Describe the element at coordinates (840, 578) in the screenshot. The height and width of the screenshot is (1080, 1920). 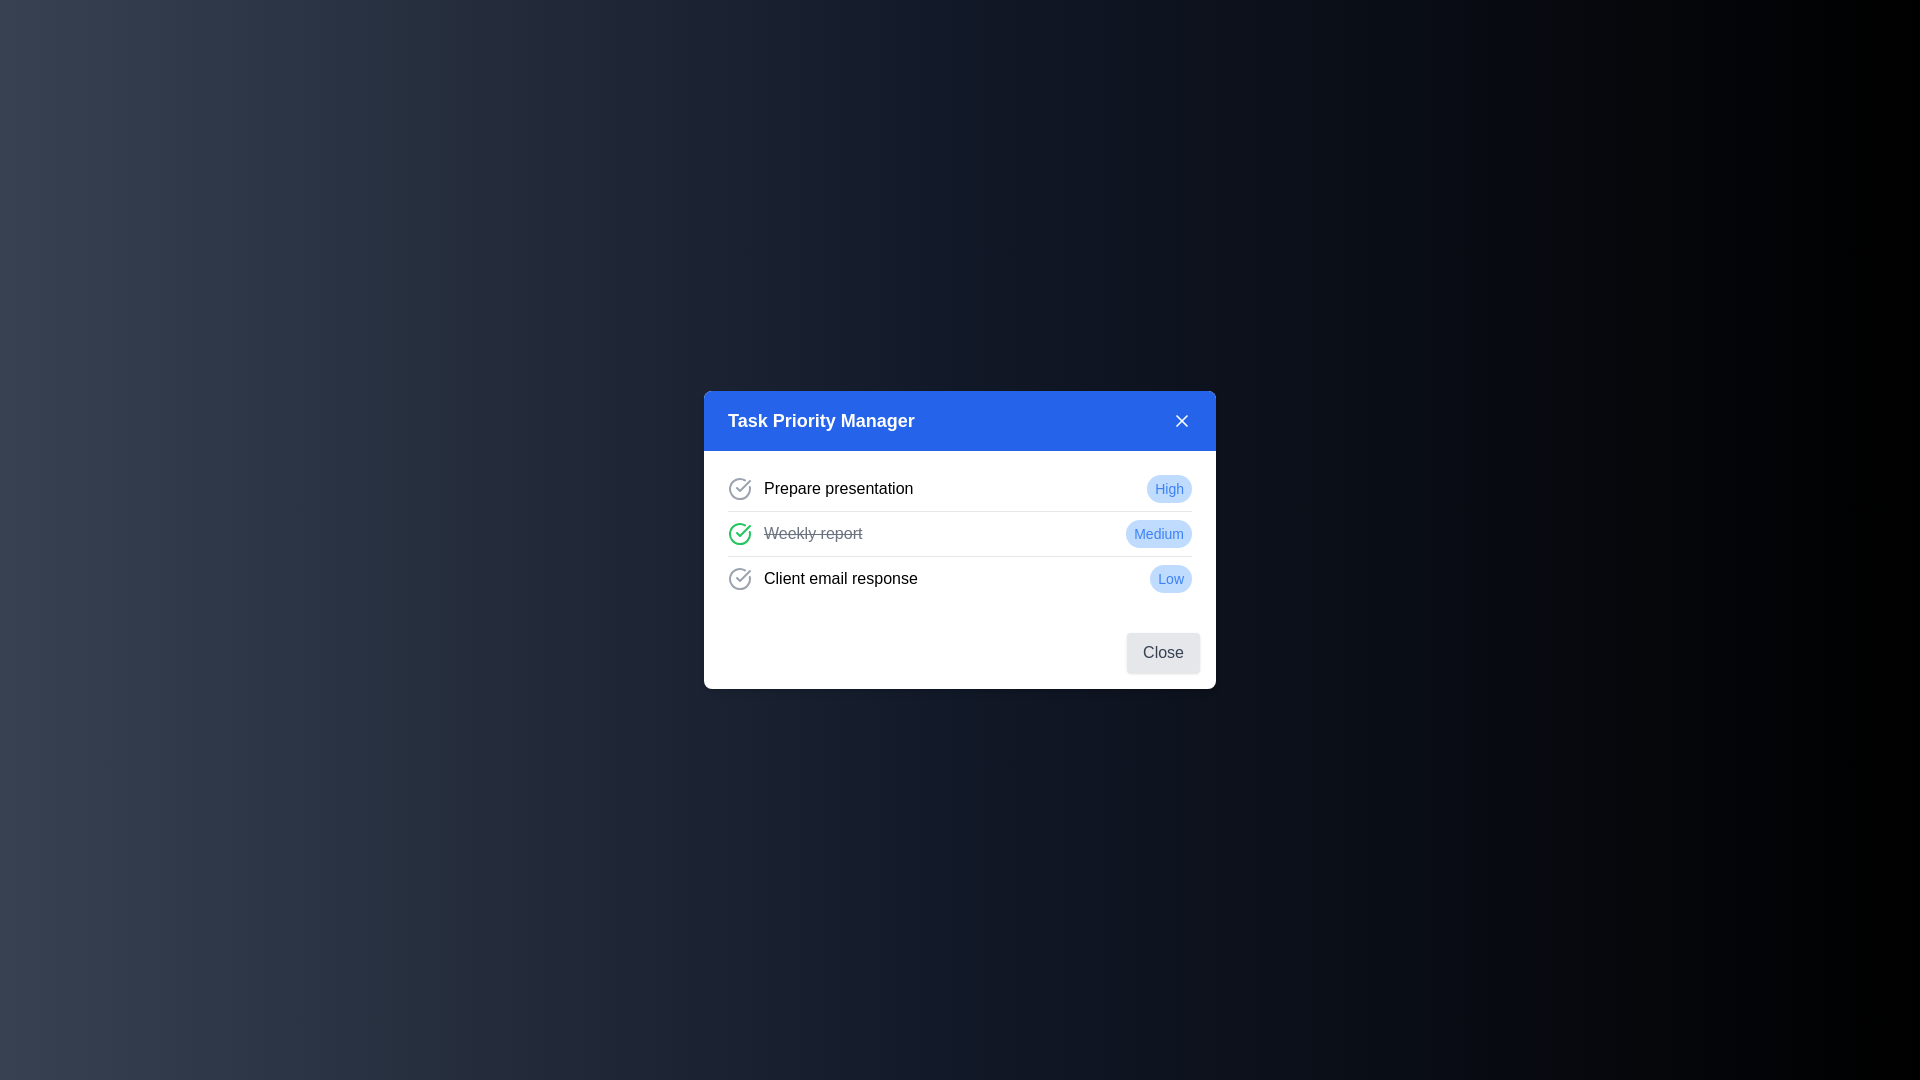
I see `text label that describes a specific task item in the list, positioned as the third text element in the 'Task Priority Manager' dialog box` at that location.